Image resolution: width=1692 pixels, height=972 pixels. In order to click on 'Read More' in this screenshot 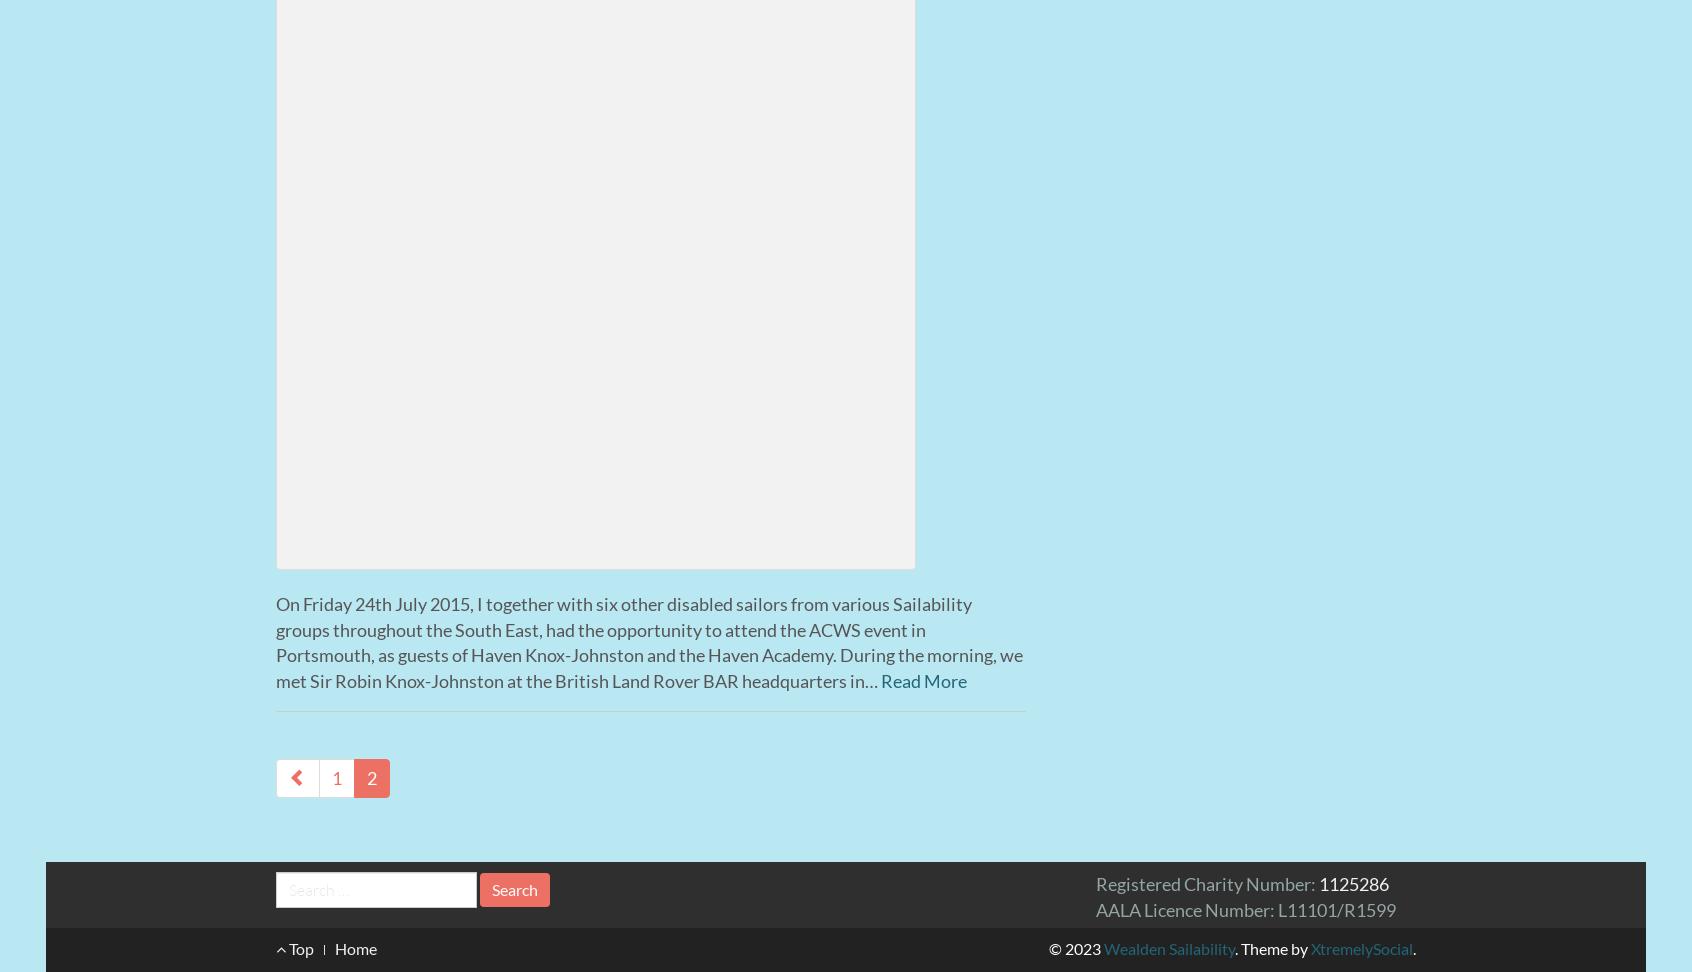, I will do `click(924, 679)`.